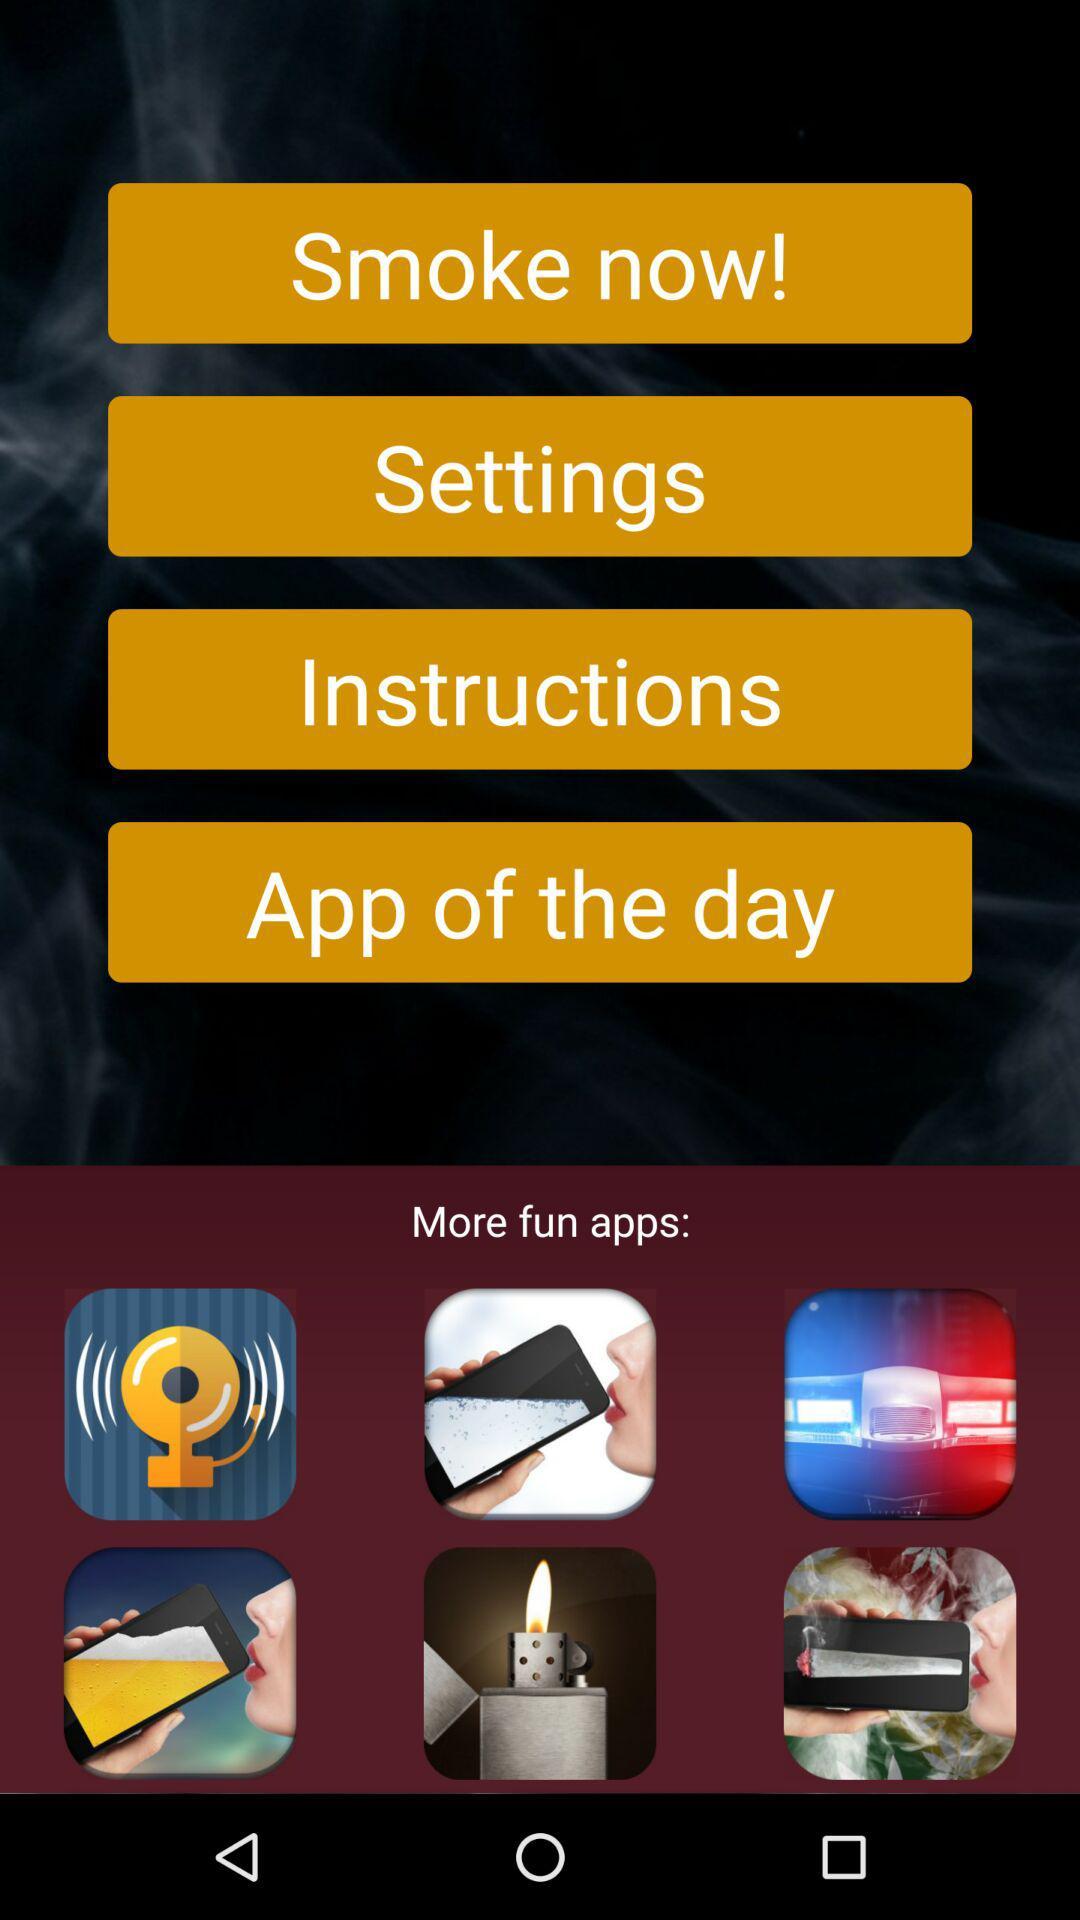 This screenshot has height=1920, width=1080. I want to click on swtich autoplay option, so click(898, 1403).